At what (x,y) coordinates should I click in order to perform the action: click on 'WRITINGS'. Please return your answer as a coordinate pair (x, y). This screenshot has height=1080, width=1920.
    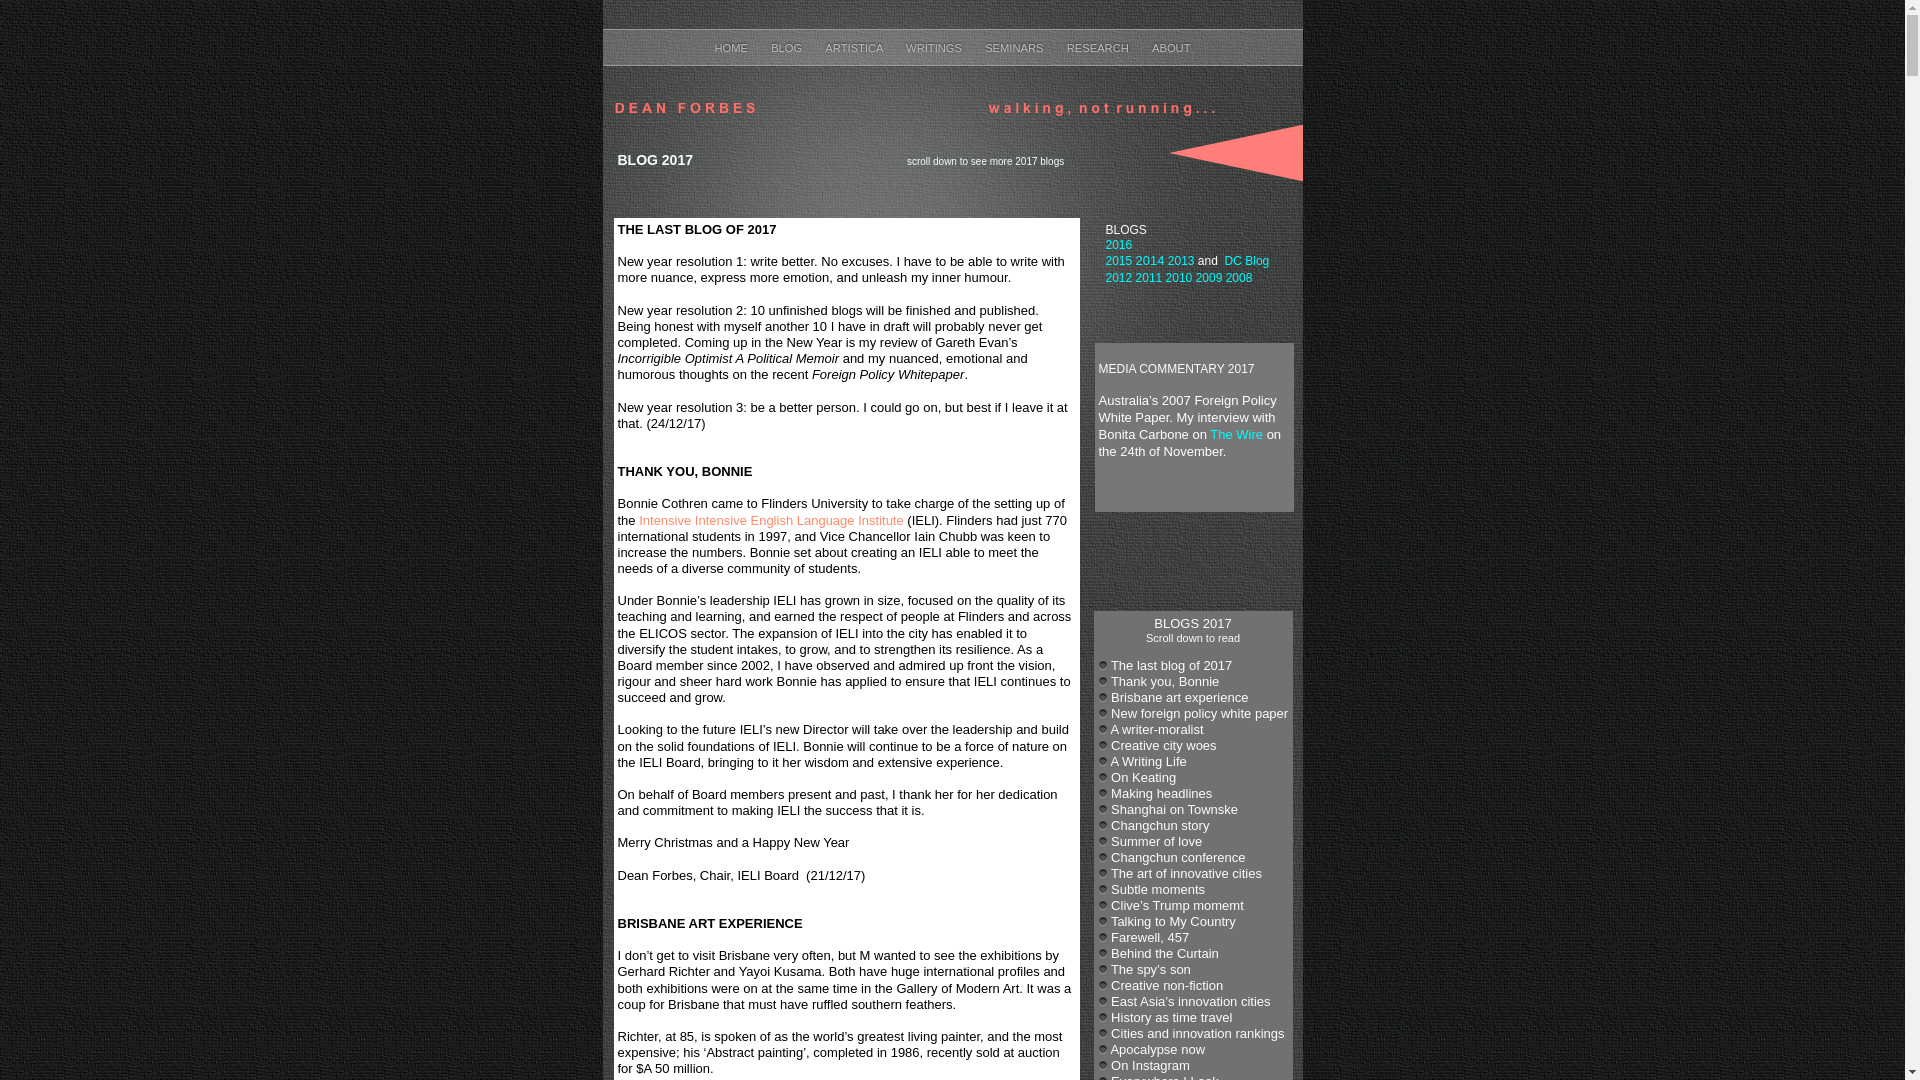
    Looking at the image, I should click on (934, 46).